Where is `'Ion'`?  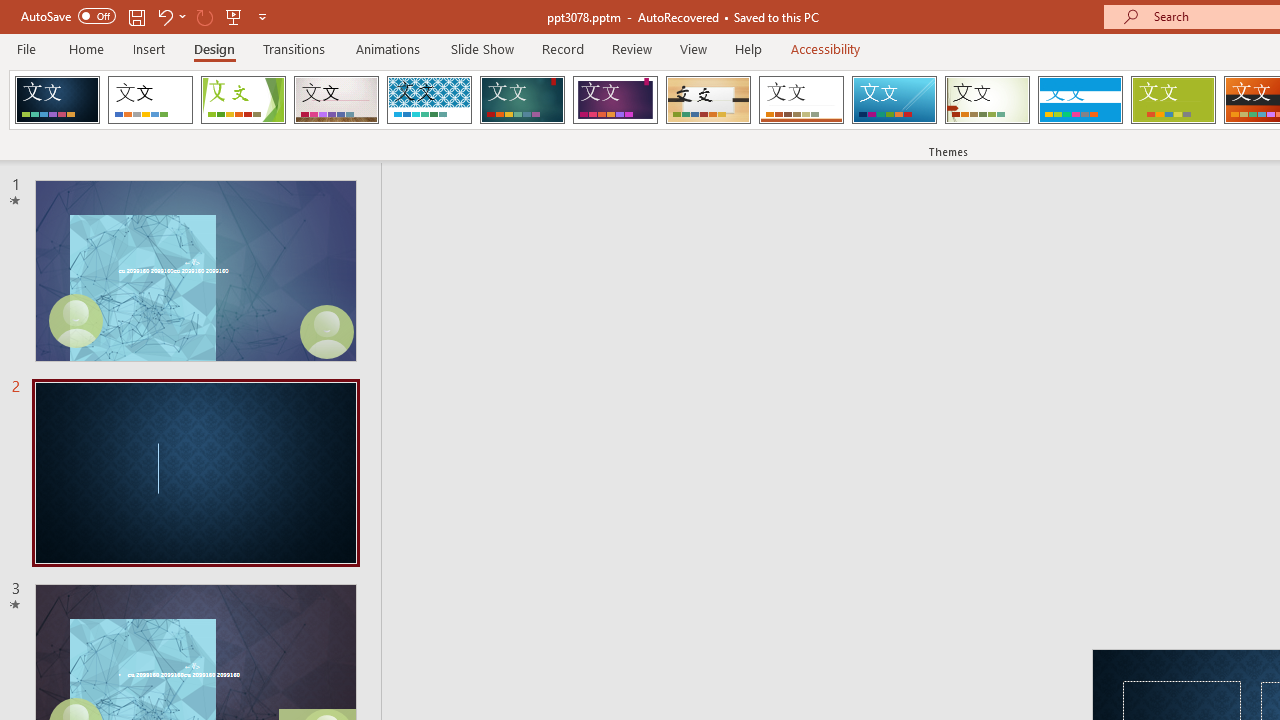 'Ion' is located at coordinates (522, 100).